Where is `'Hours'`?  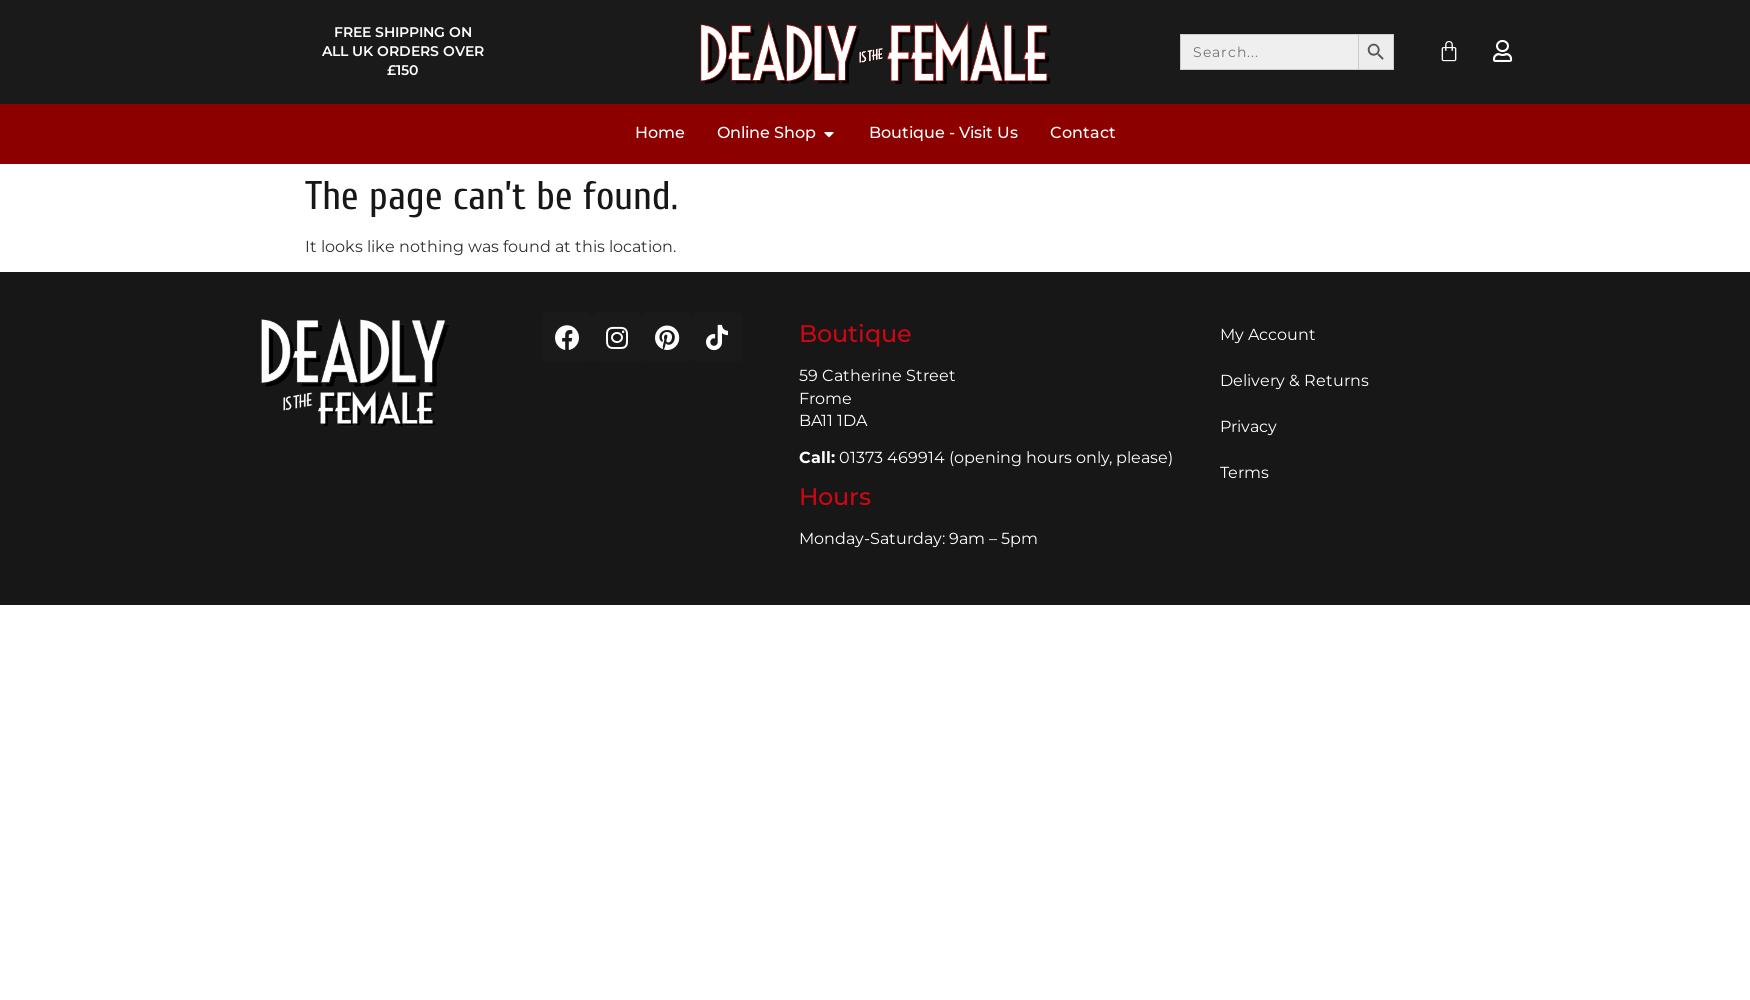 'Hours' is located at coordinates (834, 495).